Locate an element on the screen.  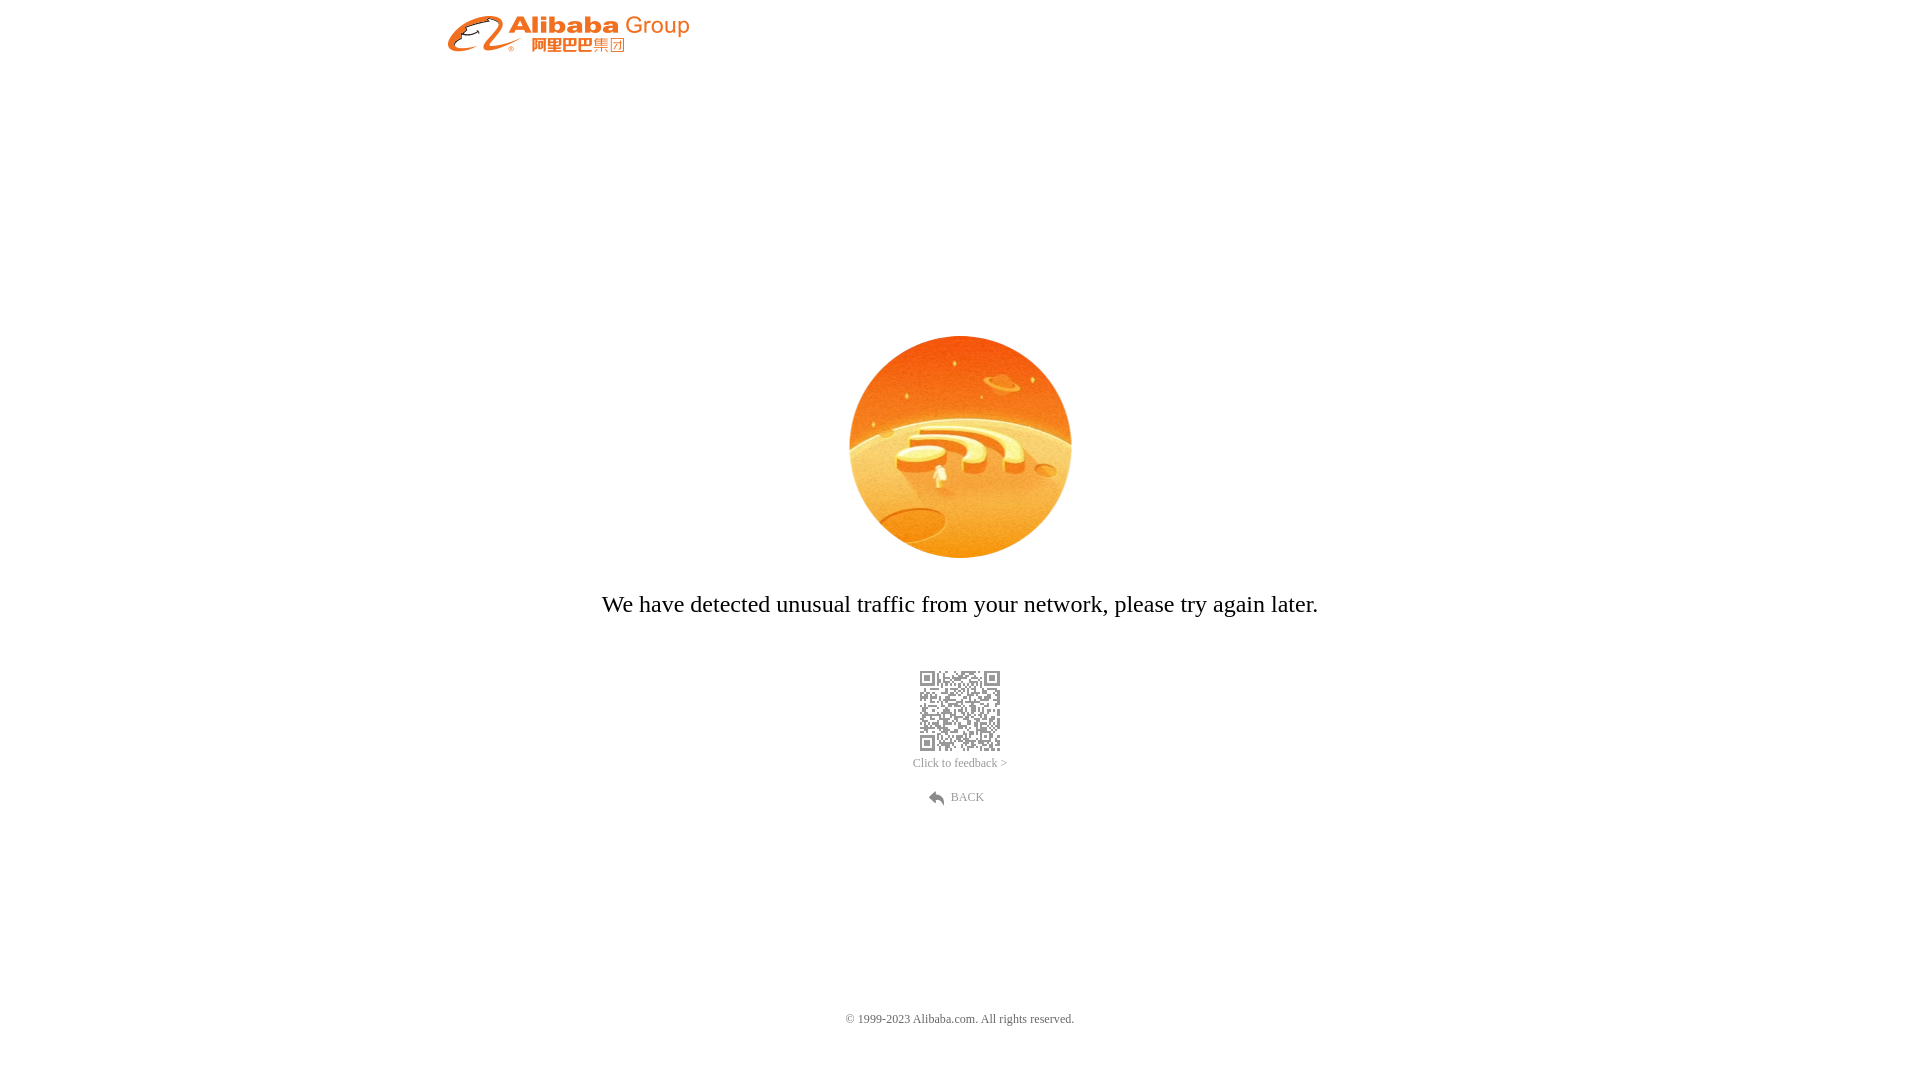
'Click to feedback >' is located at coordinates (960, 763).